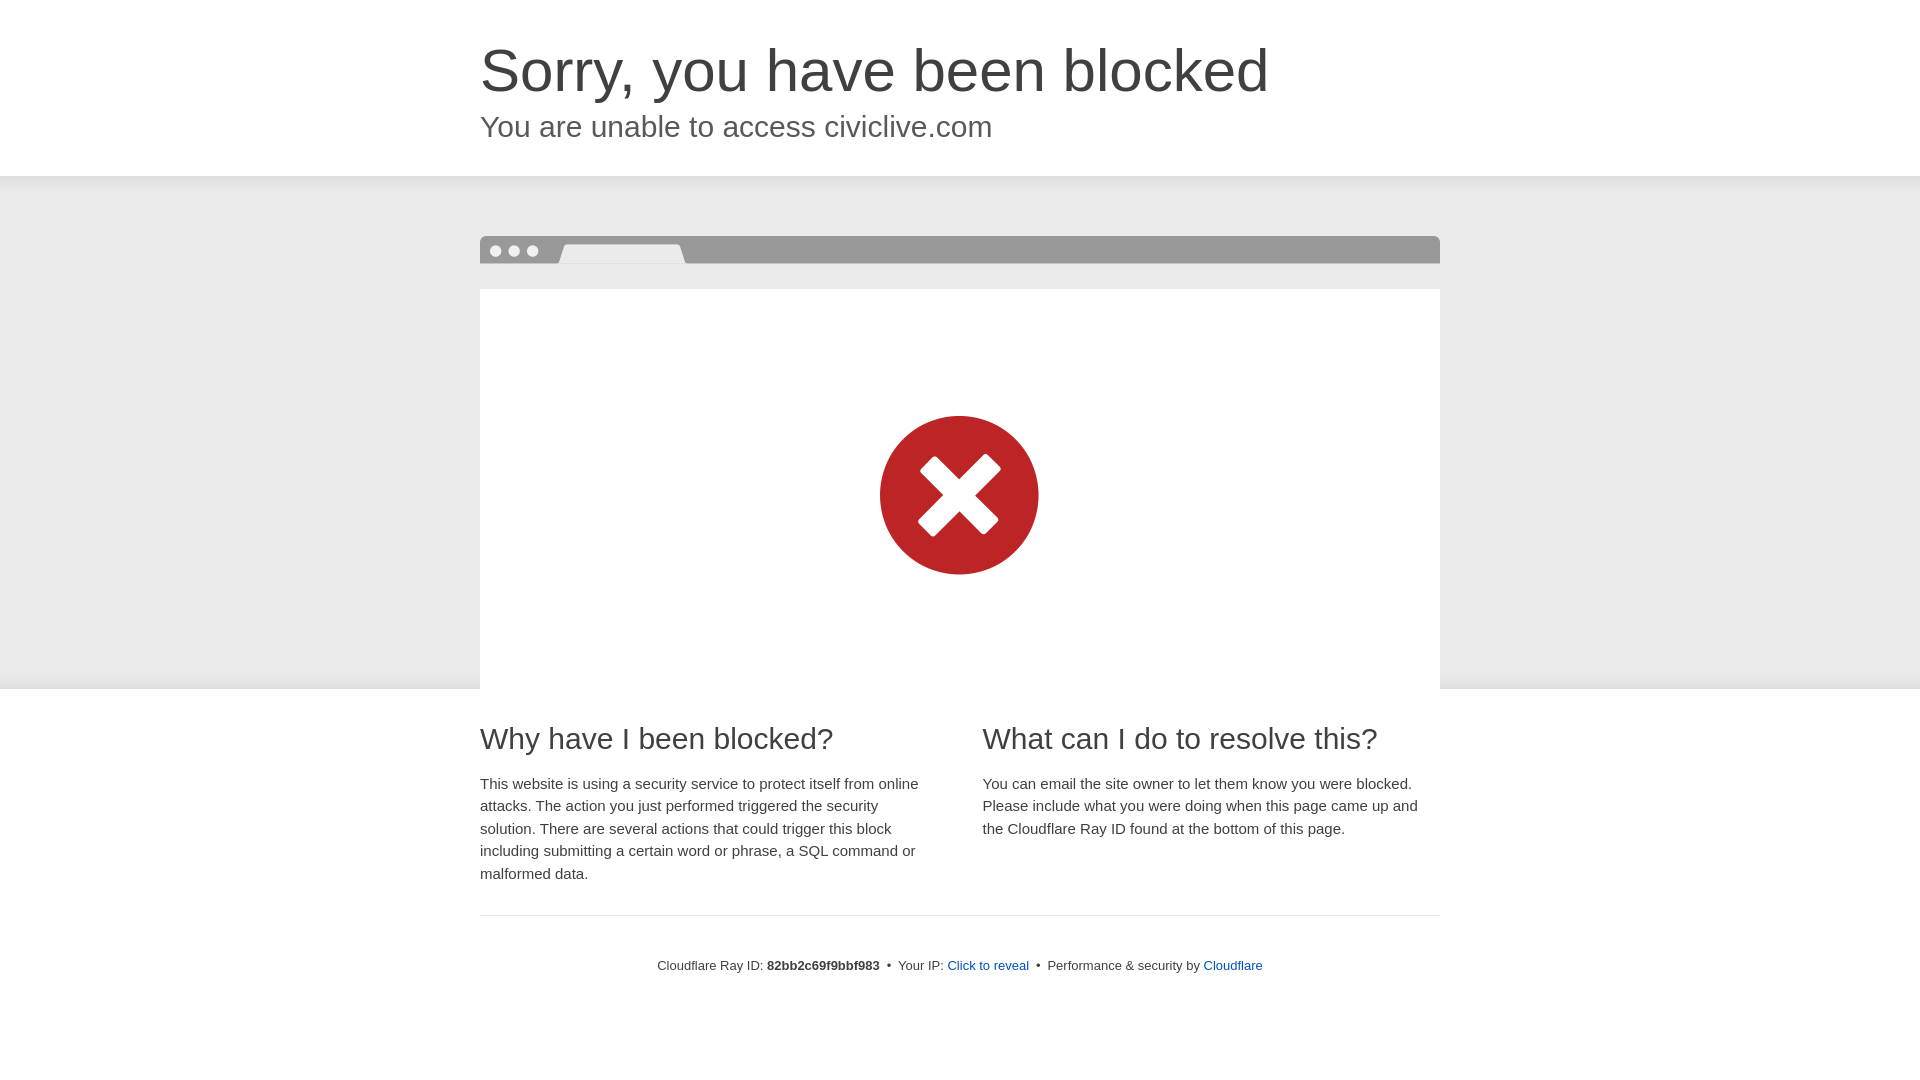  What do you see at coordinates (988, 964) in the screenshot?
I see `'Click to reveal'` at bounding box center [988, 964].